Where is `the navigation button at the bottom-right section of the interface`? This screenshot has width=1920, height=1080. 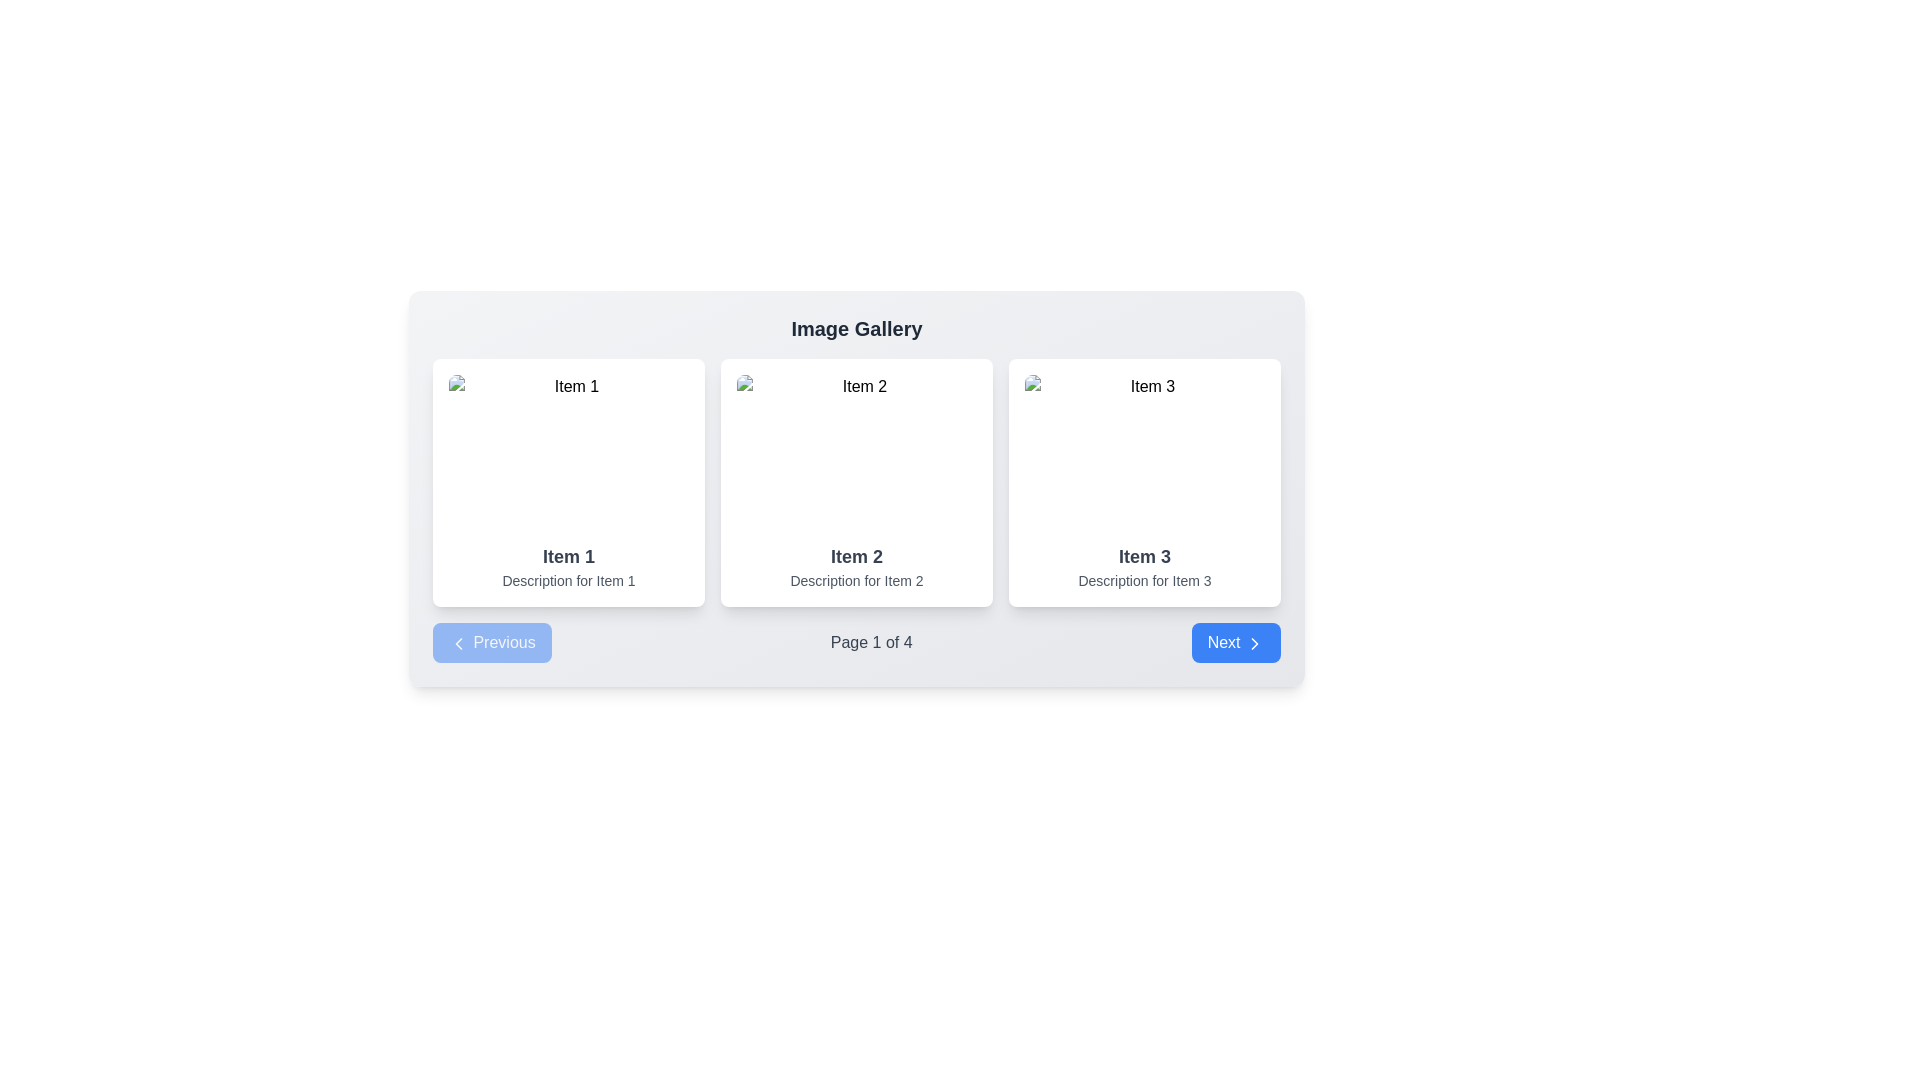
the navigation button at the bottom-right section of the interface is located at coordinates (1235, 643).